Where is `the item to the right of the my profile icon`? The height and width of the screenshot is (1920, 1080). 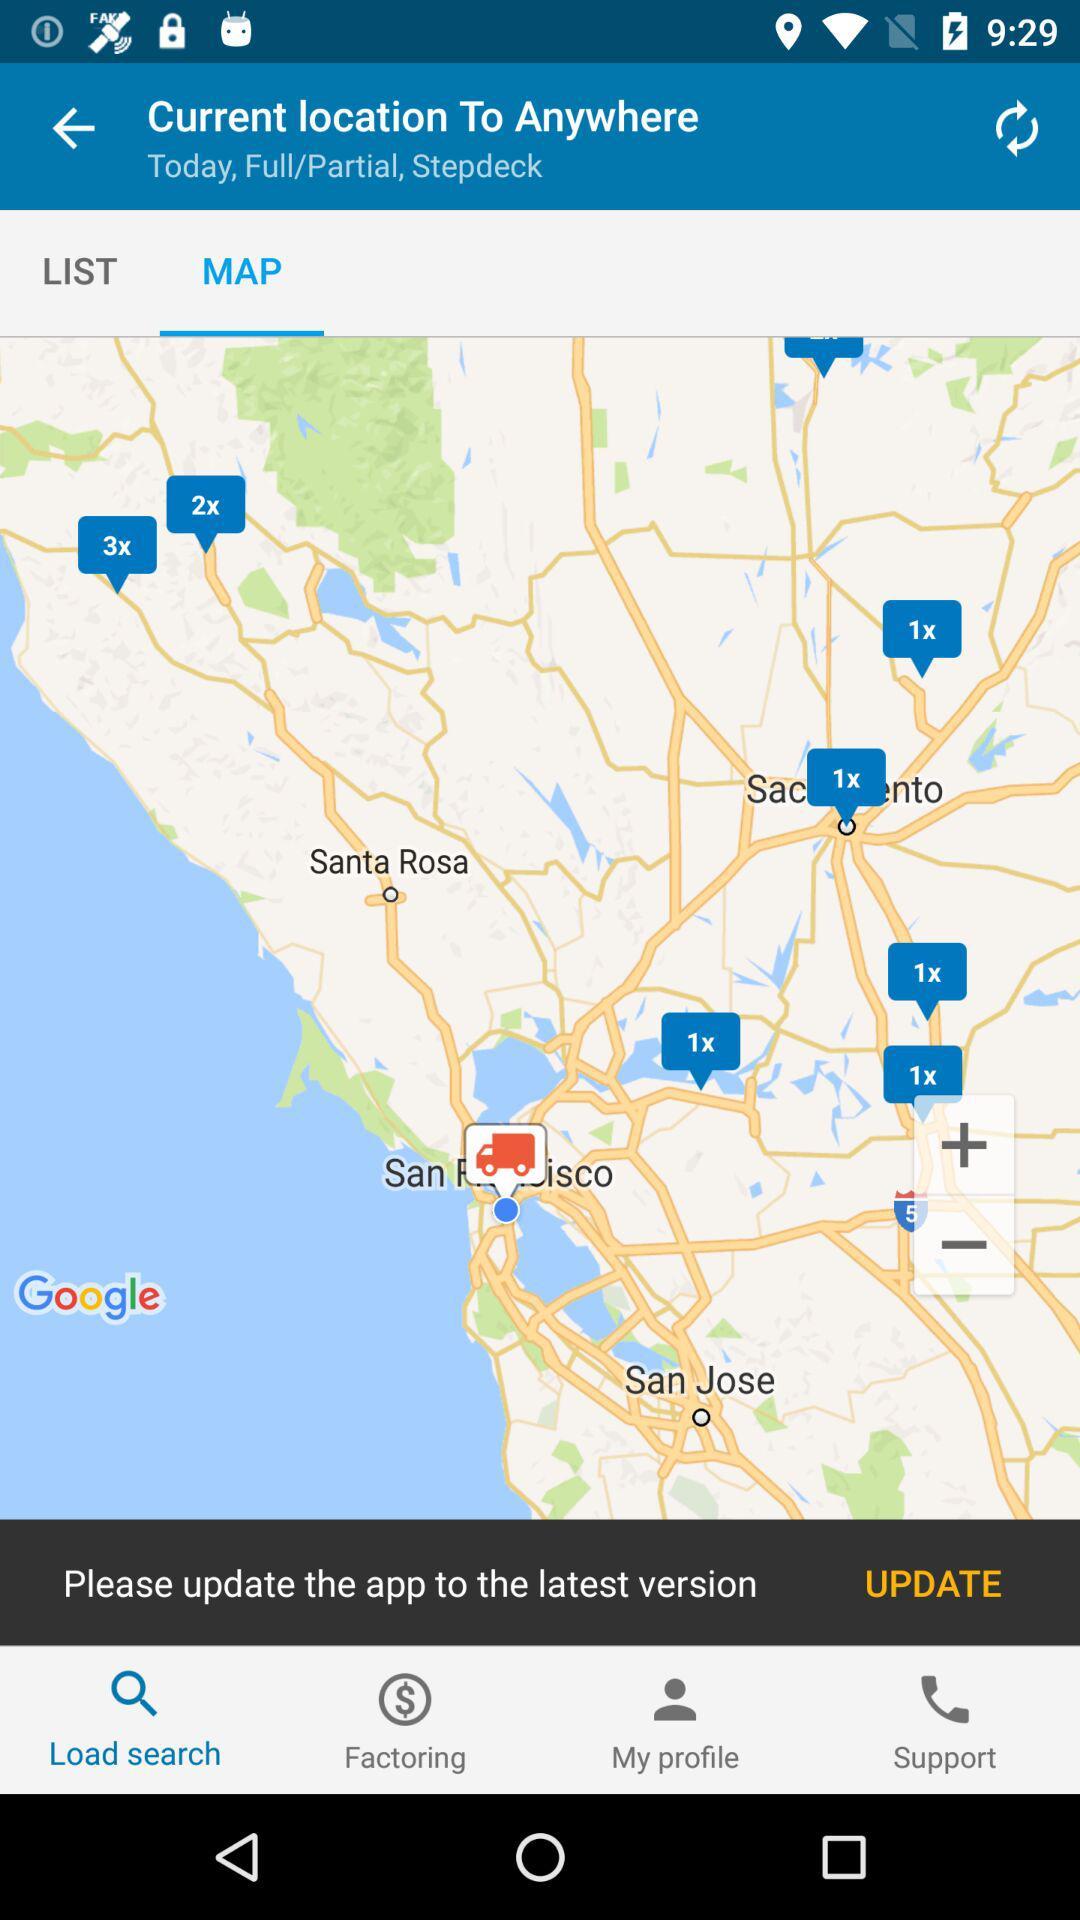
the item to the right of the my profile icon is located at coordinates (945, 1719).